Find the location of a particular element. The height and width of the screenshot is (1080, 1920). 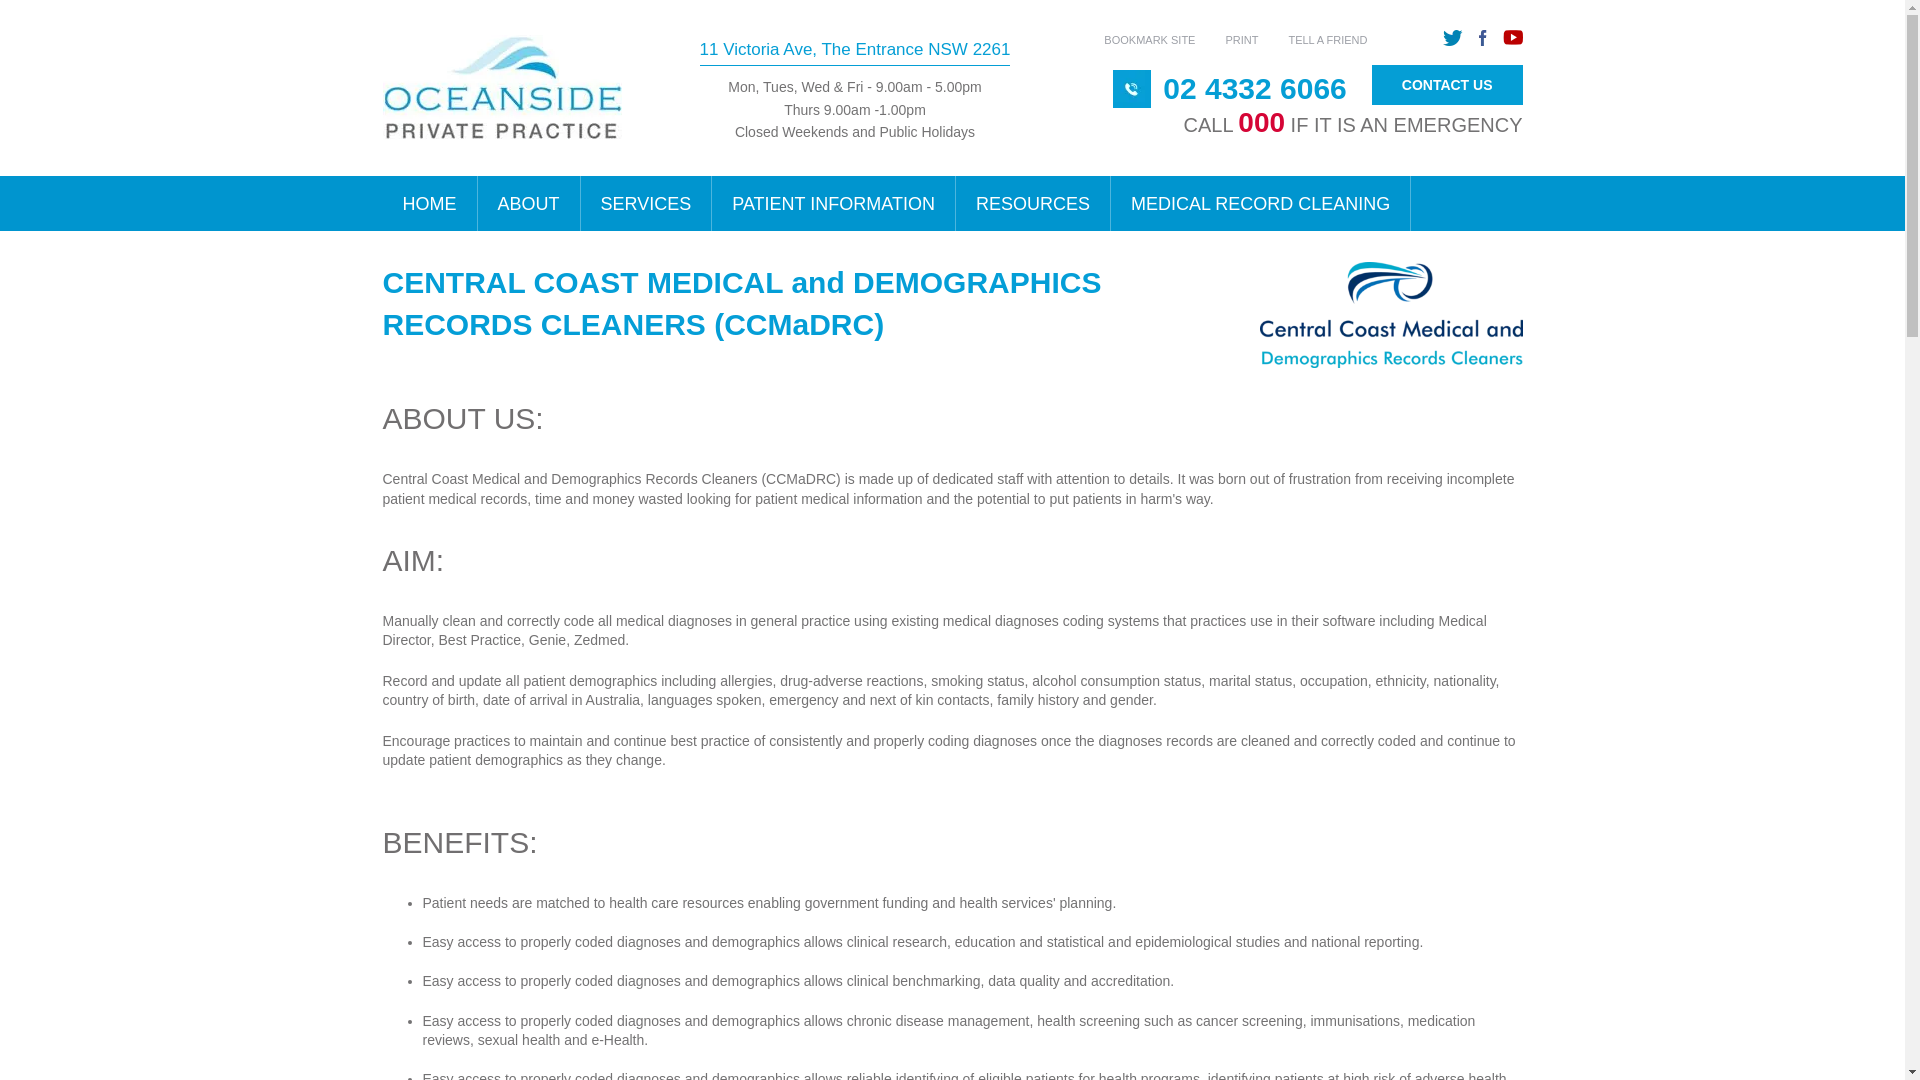

'HOME' is located at coordinates (428, 203).